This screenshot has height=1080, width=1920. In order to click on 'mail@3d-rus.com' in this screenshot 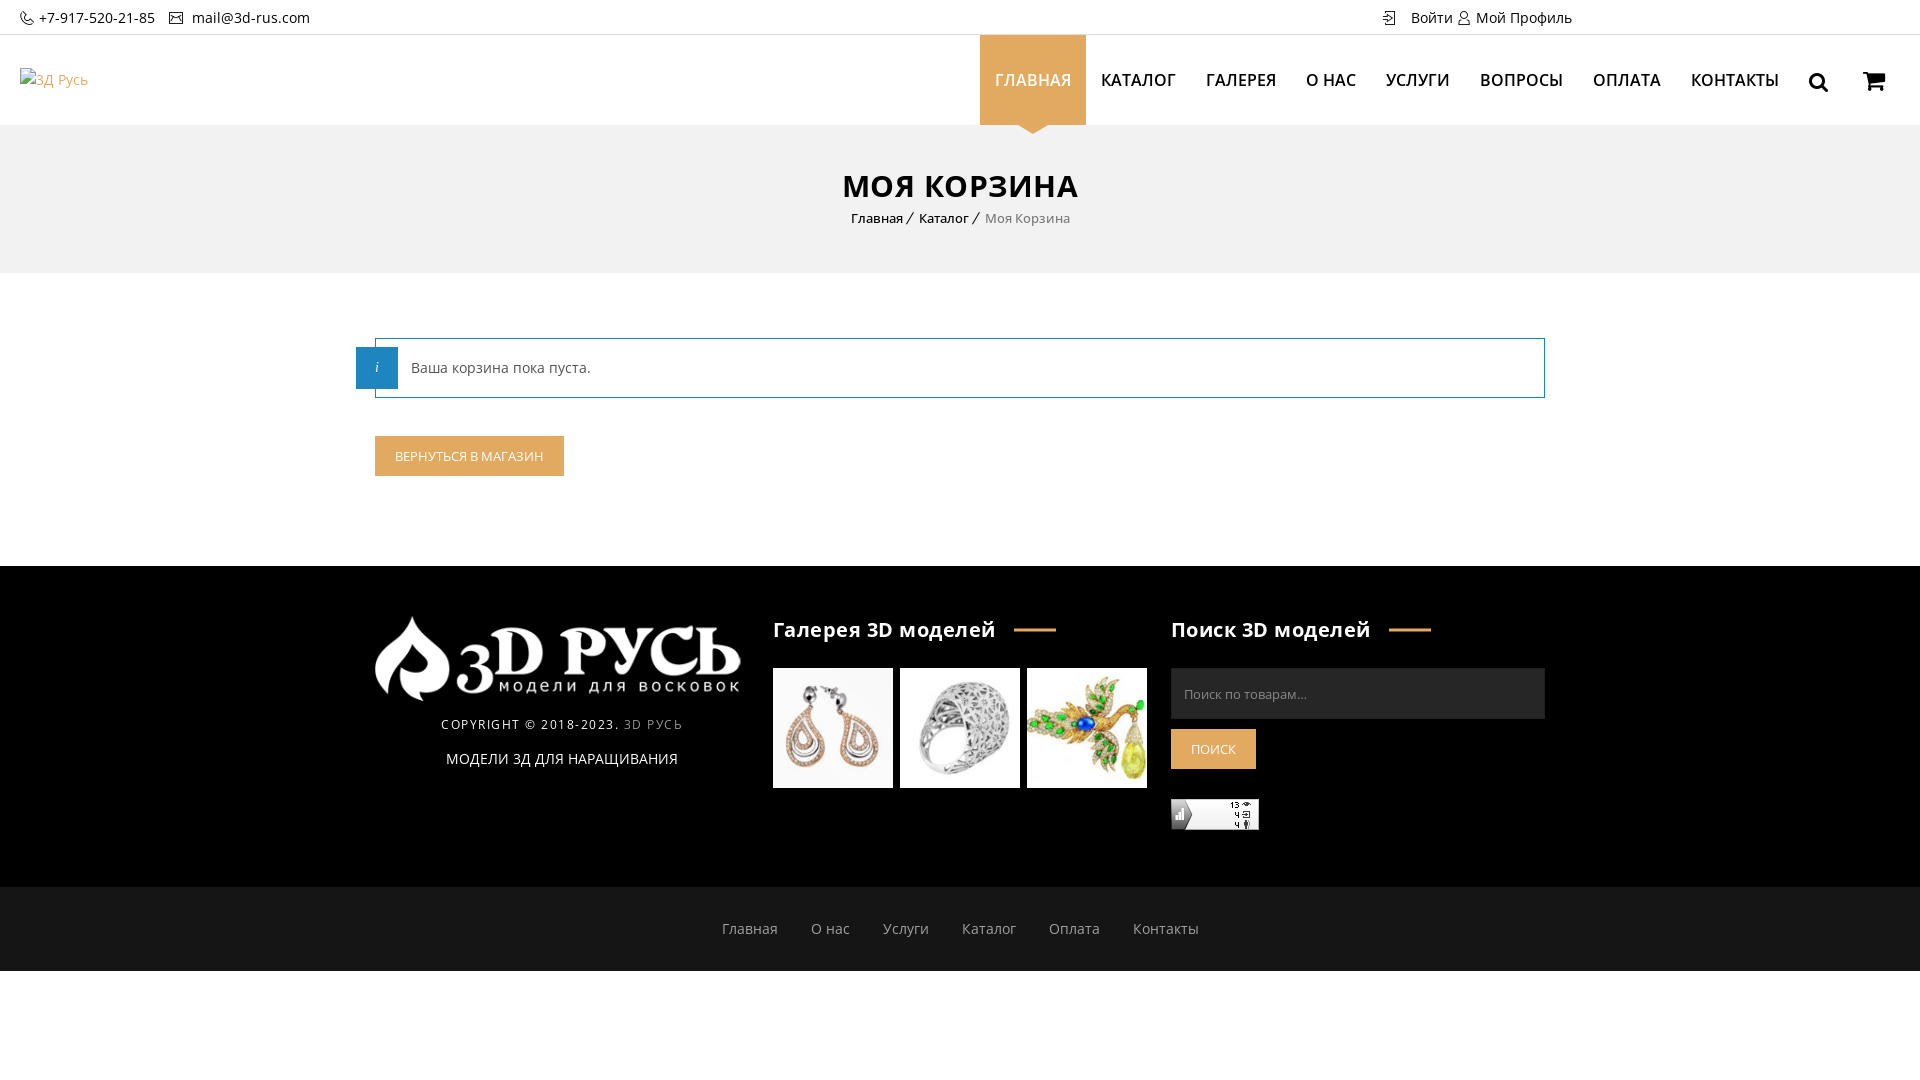, I will do `click(248, 17)`.